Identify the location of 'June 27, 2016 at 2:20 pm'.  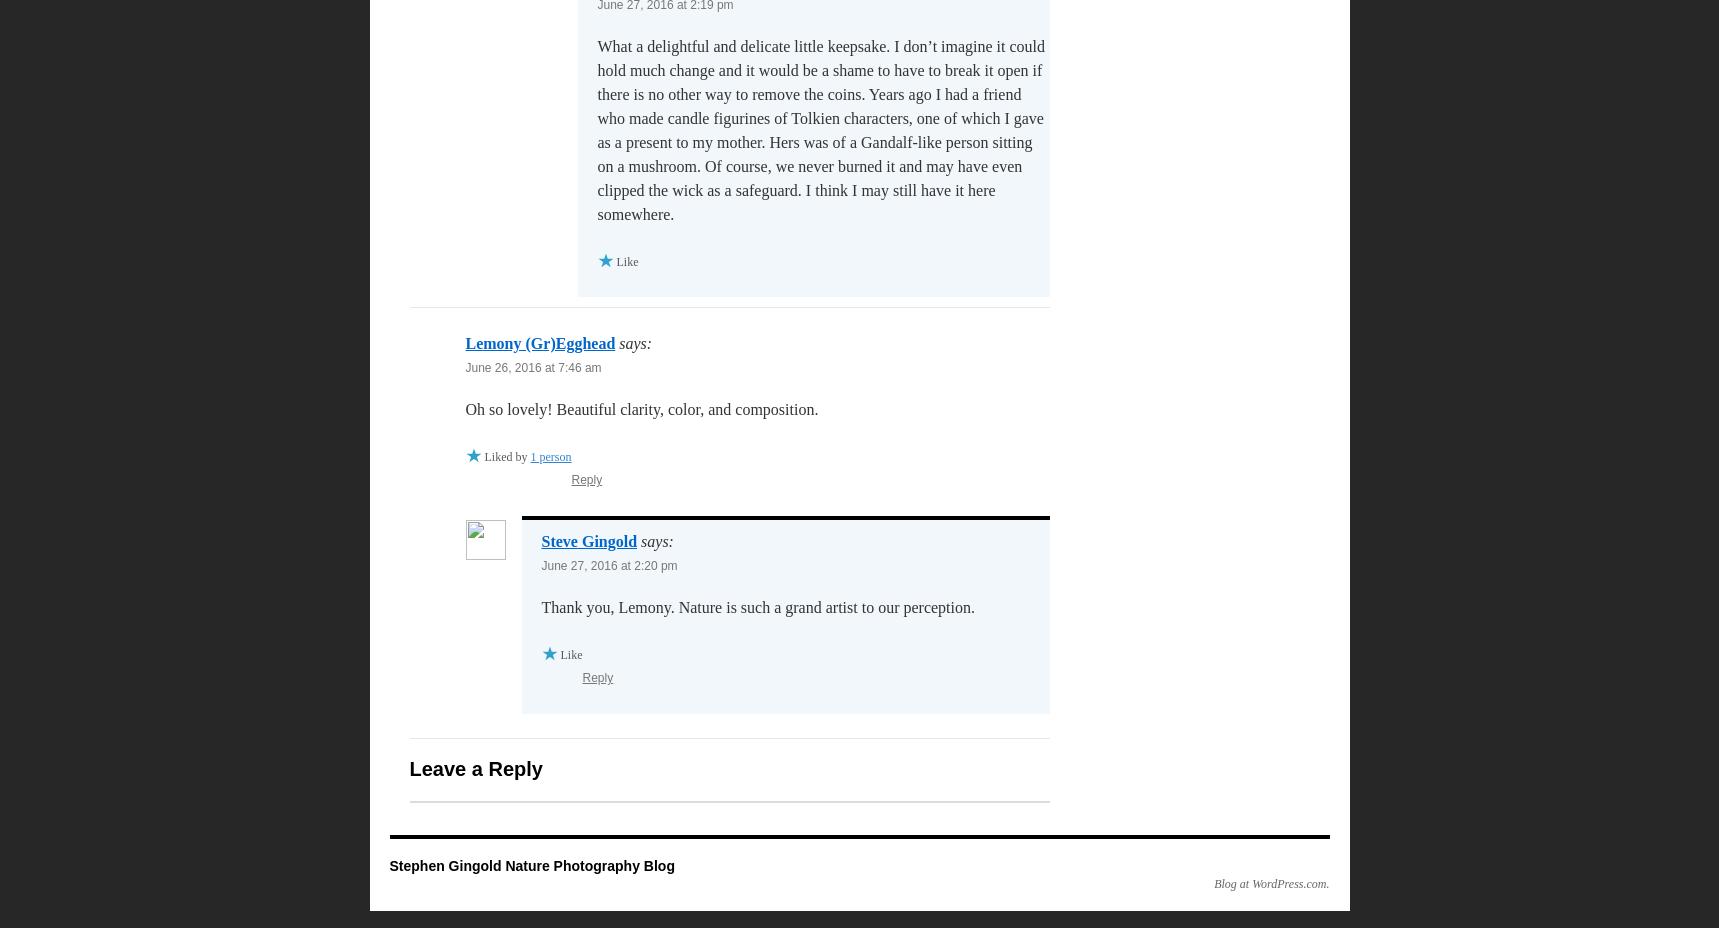
(609, 564).